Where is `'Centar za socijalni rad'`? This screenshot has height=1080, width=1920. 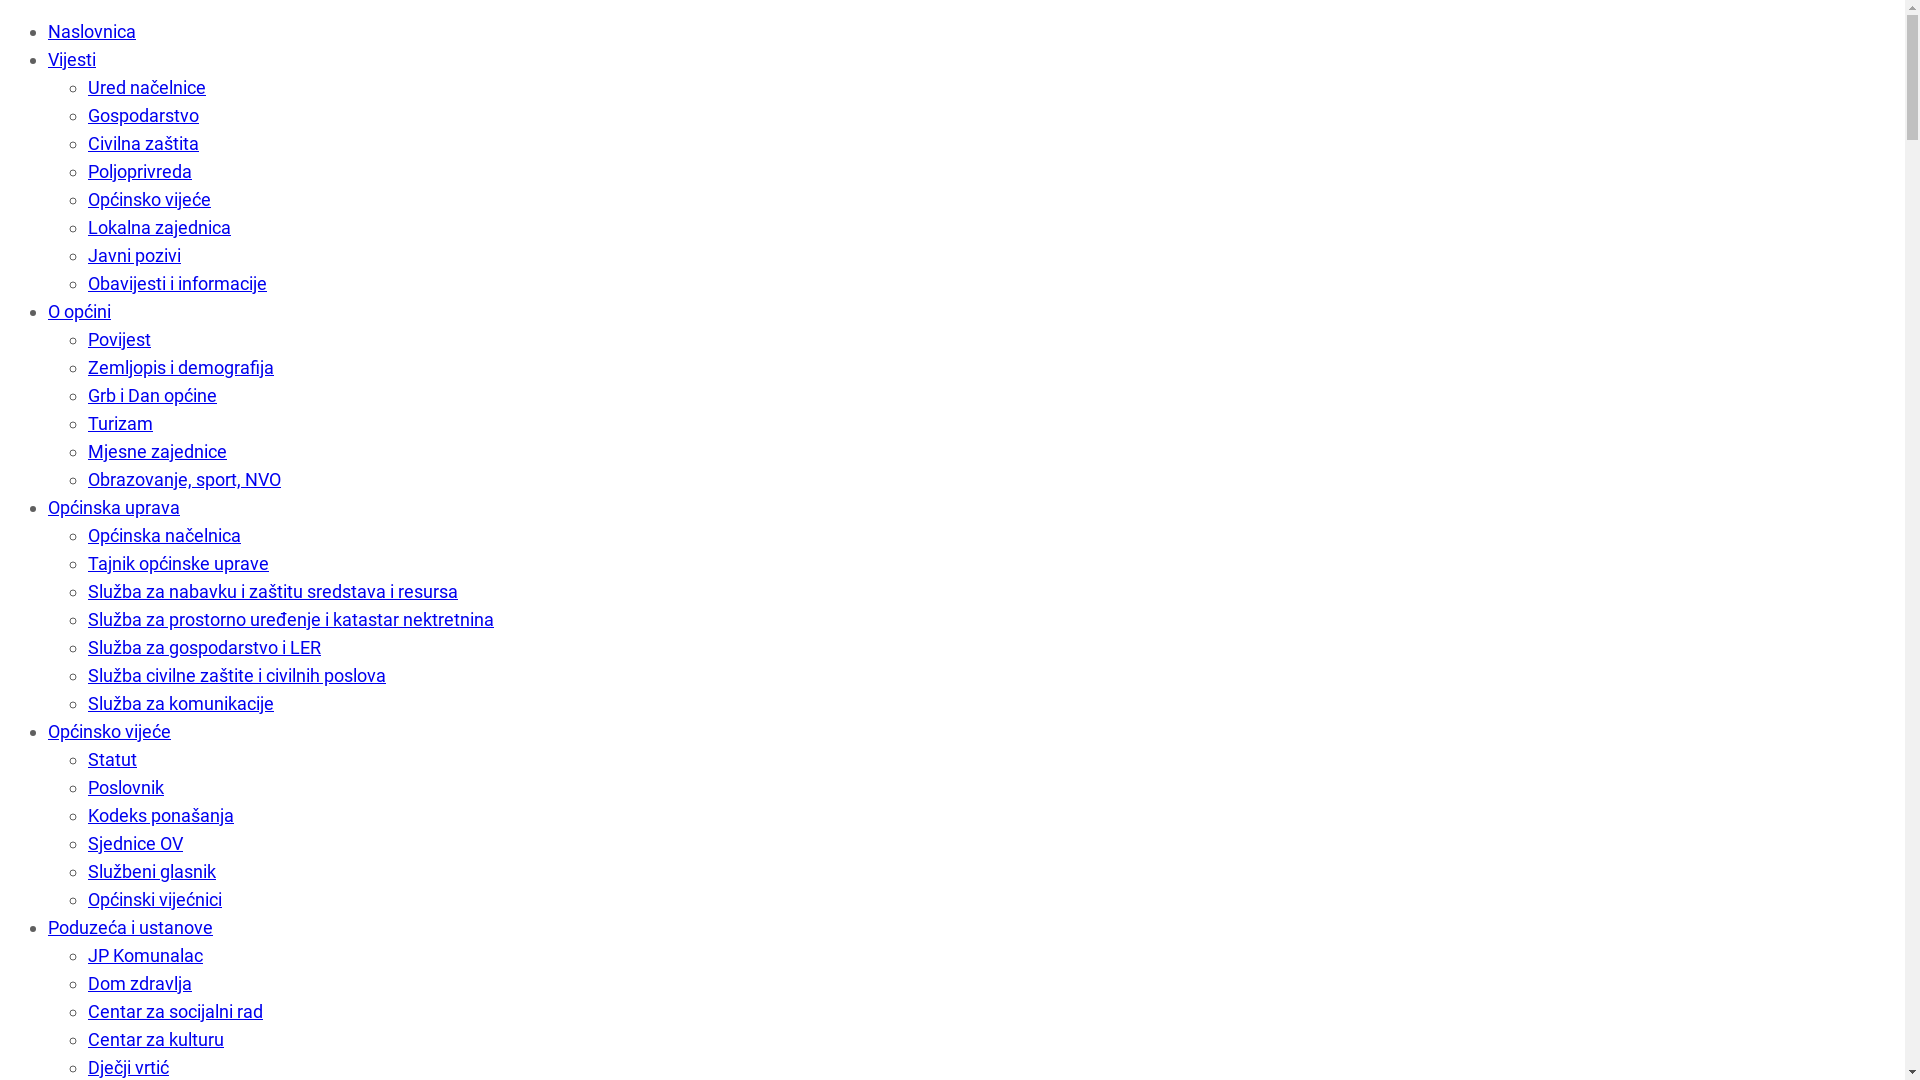 'Centar za socijalni rad' is located at coordinates (175, 1011).